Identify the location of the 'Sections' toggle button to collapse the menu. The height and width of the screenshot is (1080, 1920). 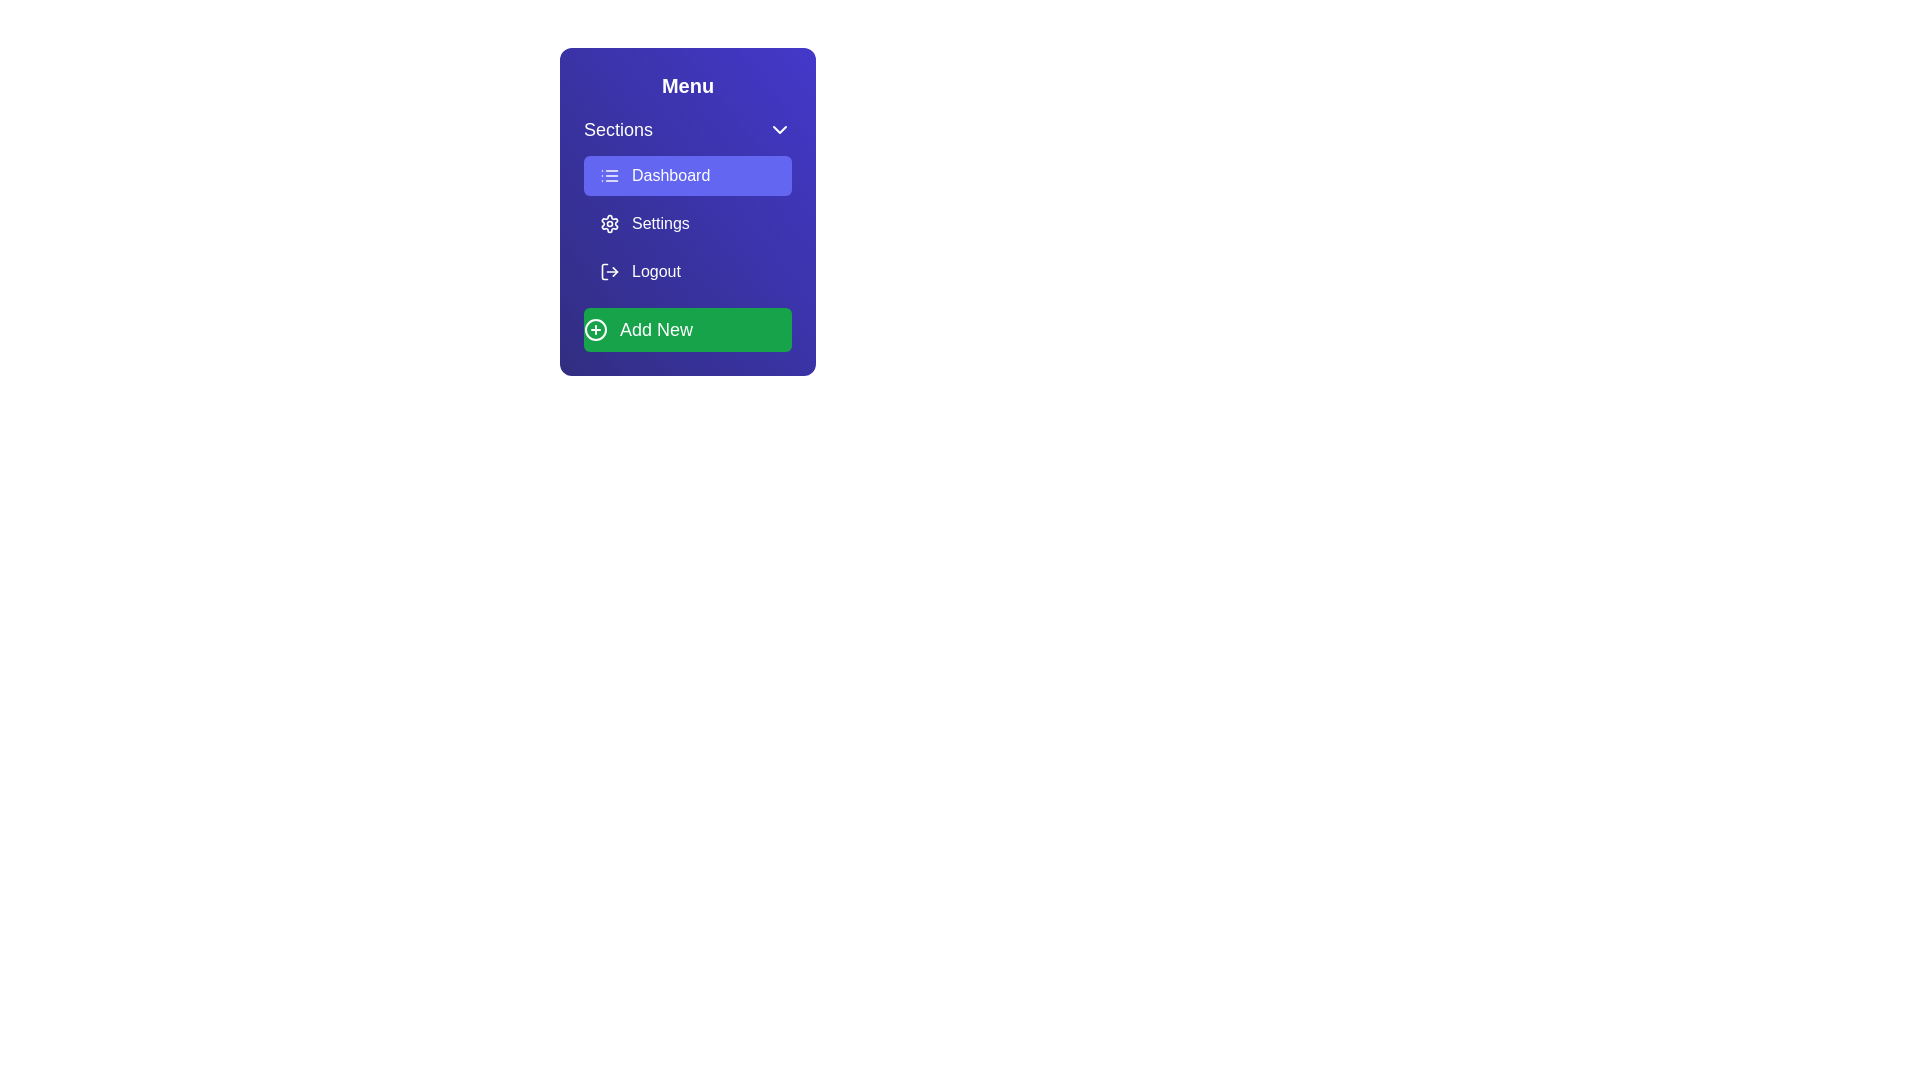
(687, 130).